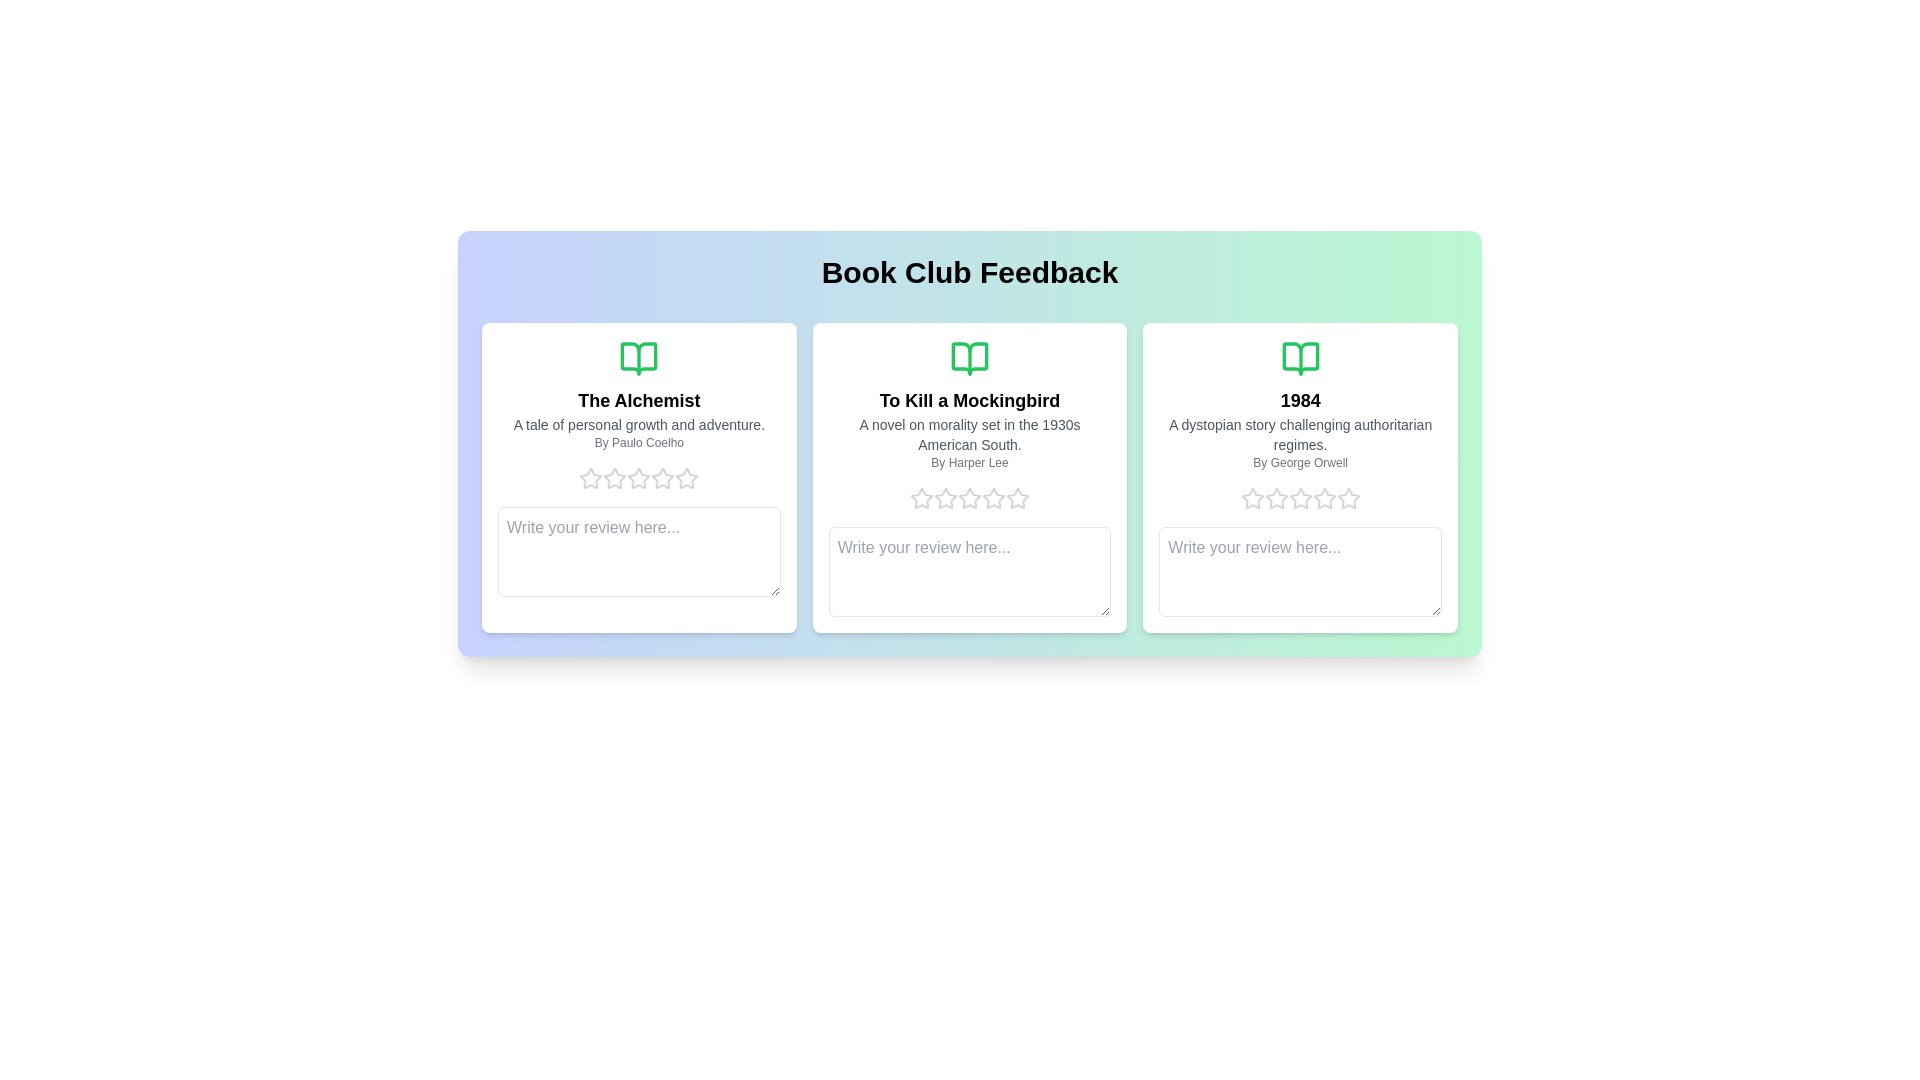 The height and width of the screenshot is (1080, 1920). What do you see at coordinates (590, 478) in the screenshot?
I see `the first star icon in the rating interface of 'The Alchemist' book card` at bounding box center [590, 478].